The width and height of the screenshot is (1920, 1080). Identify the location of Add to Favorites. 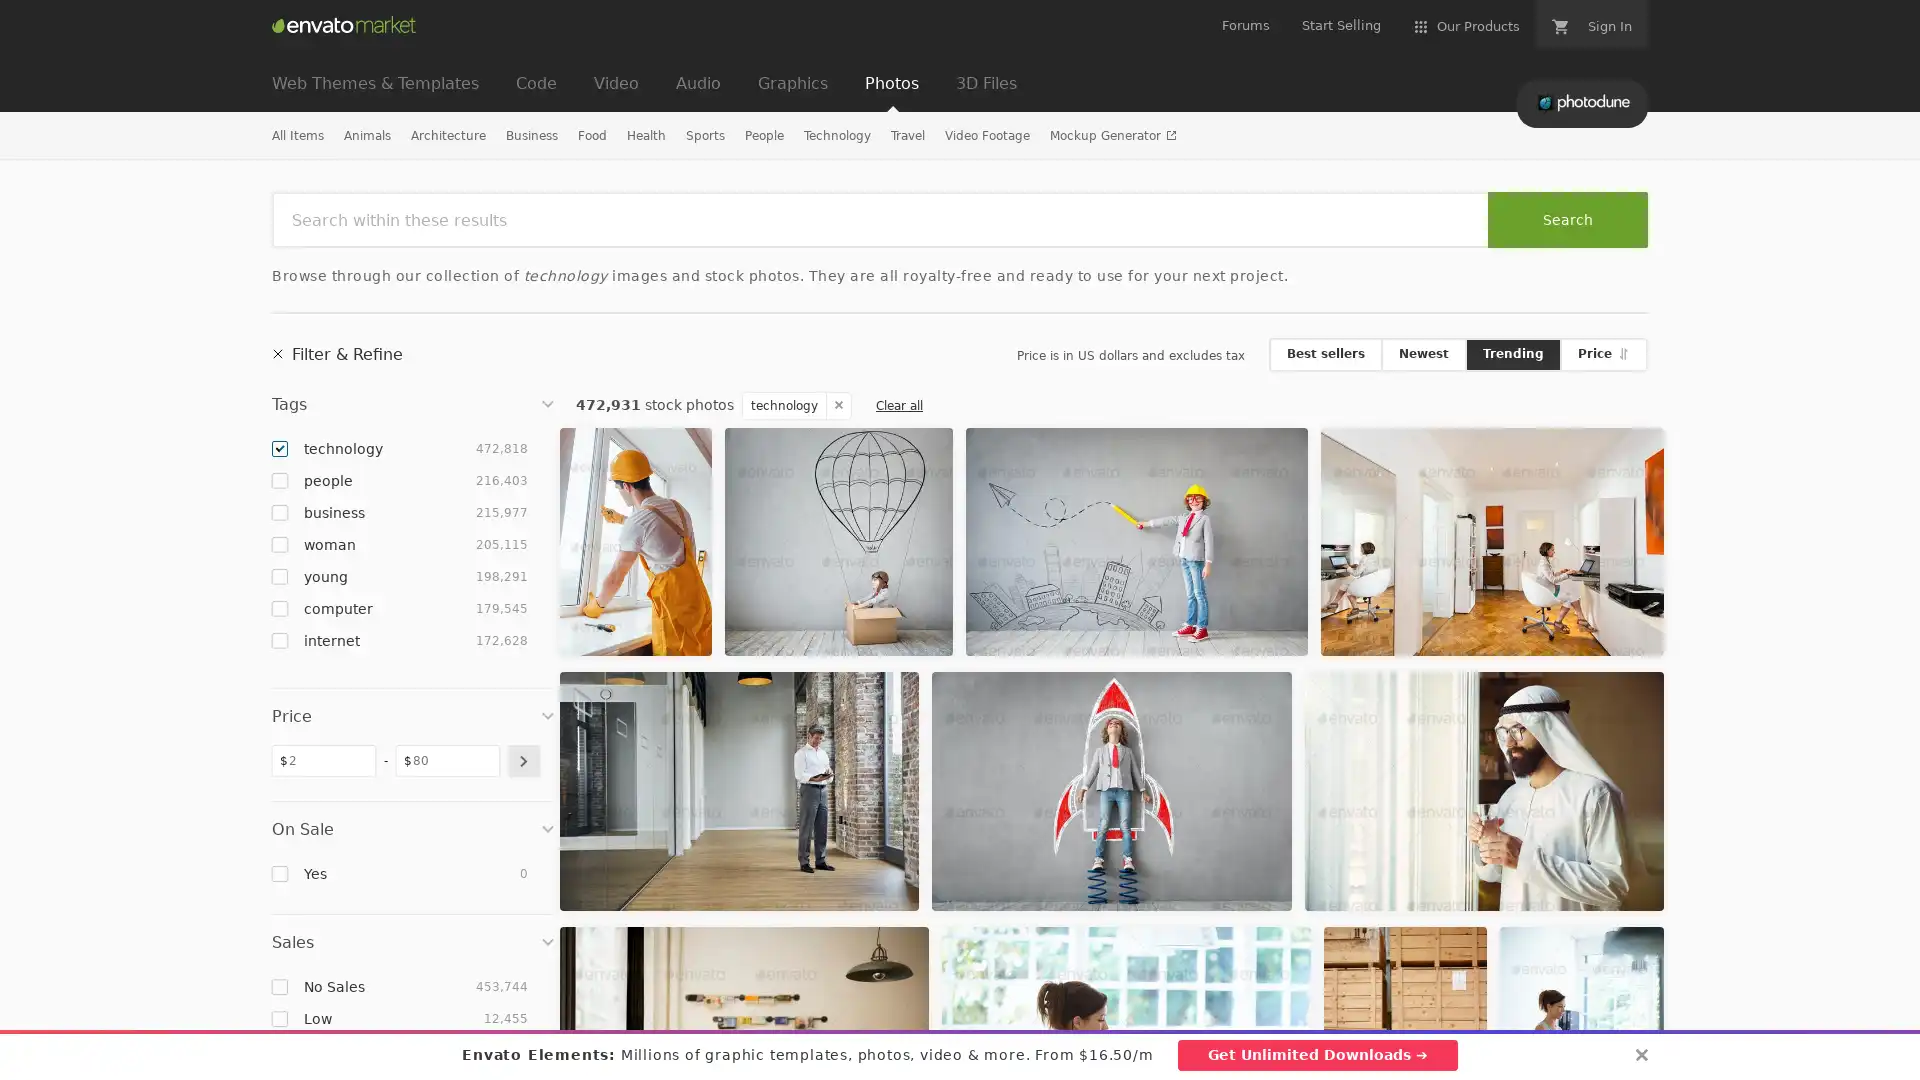
(1636, 696).